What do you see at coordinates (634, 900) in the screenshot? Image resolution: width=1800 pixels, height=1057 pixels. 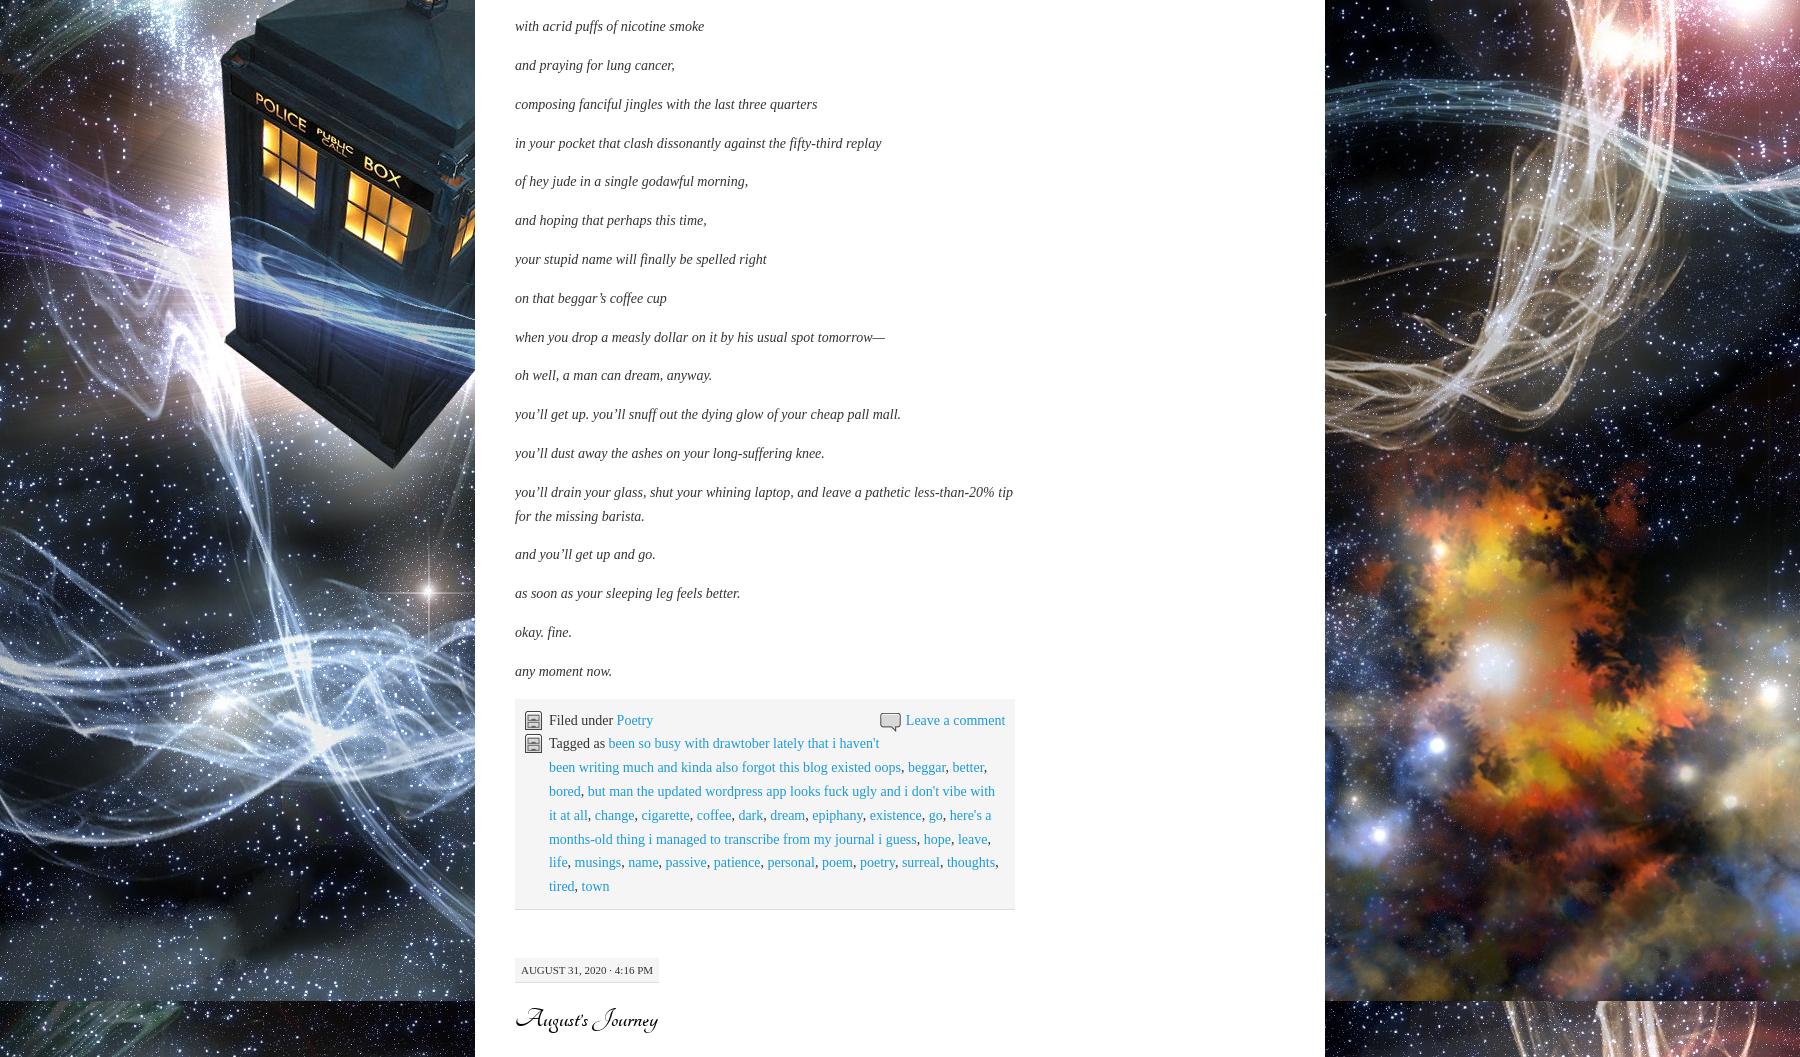 I see `'Poetry'` at bounding box center [634, 900].